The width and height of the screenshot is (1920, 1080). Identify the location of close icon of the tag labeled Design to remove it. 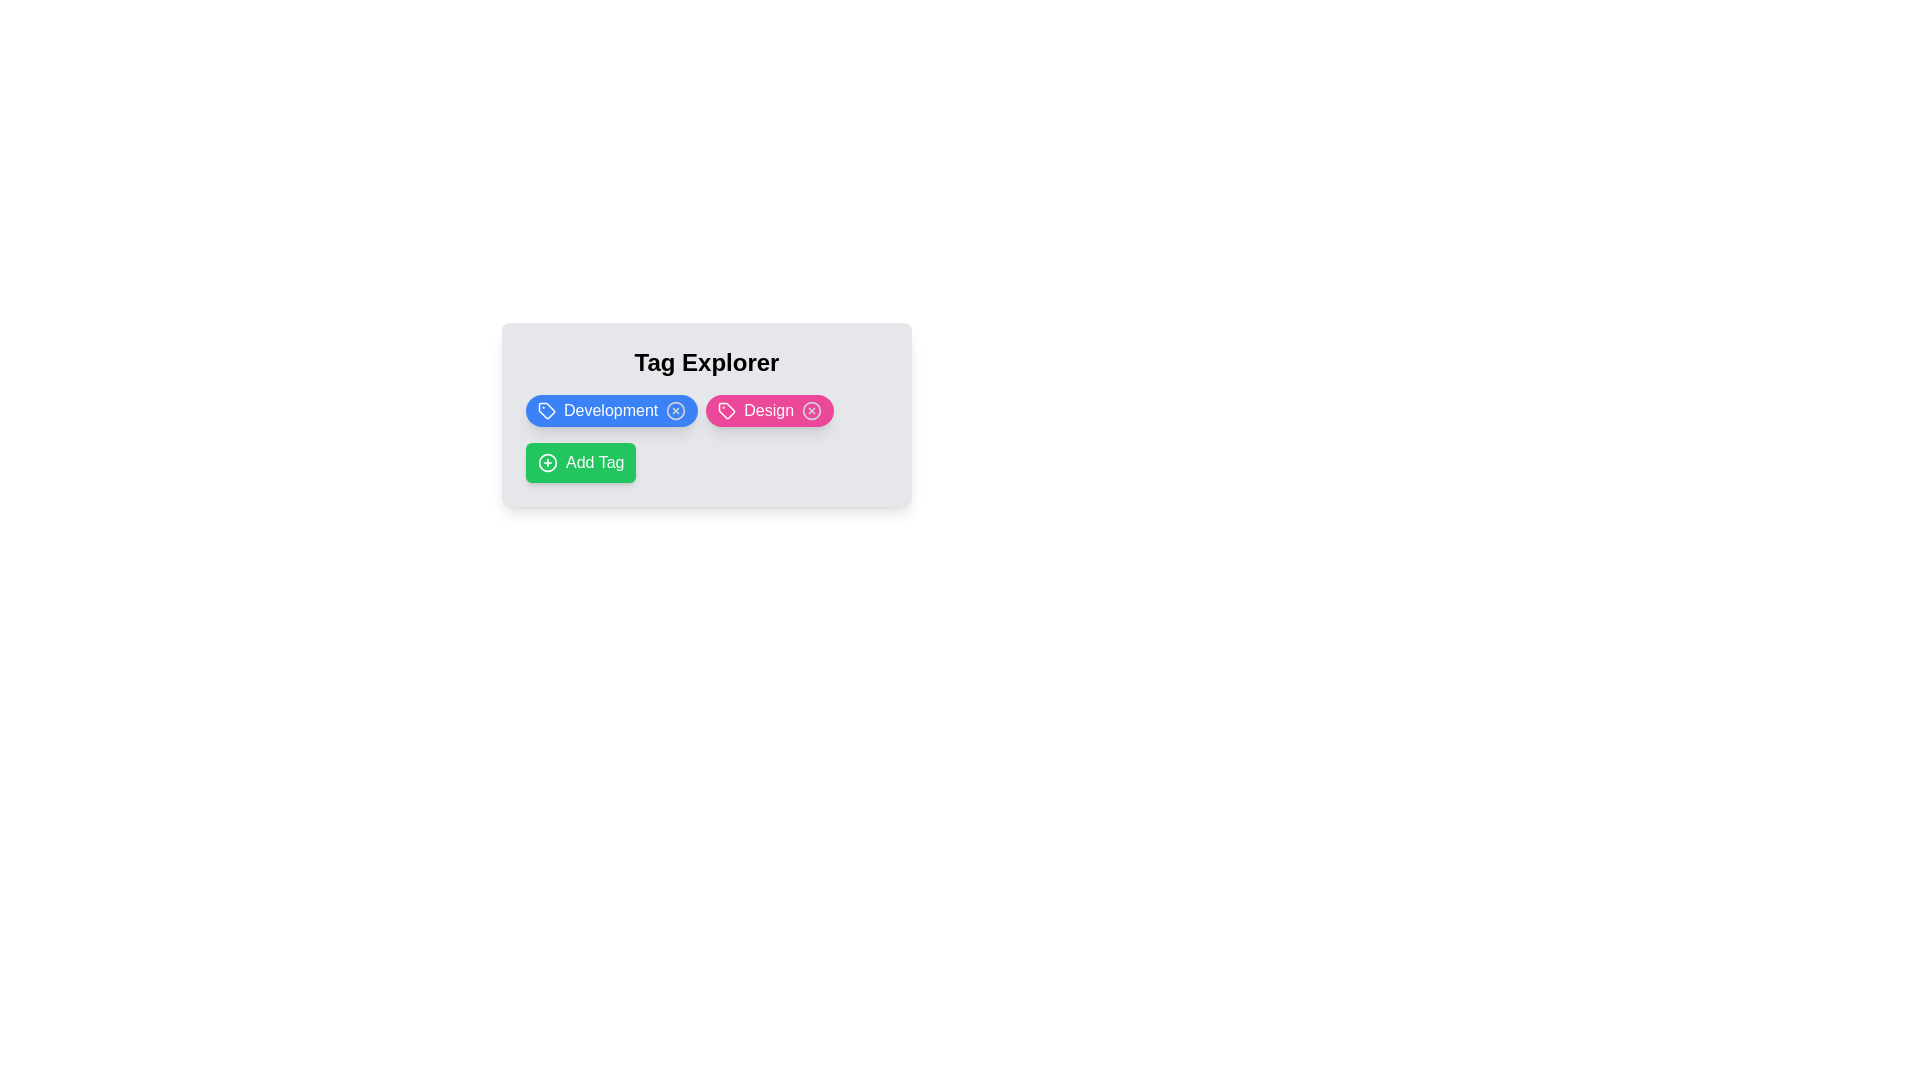
(812, 410).